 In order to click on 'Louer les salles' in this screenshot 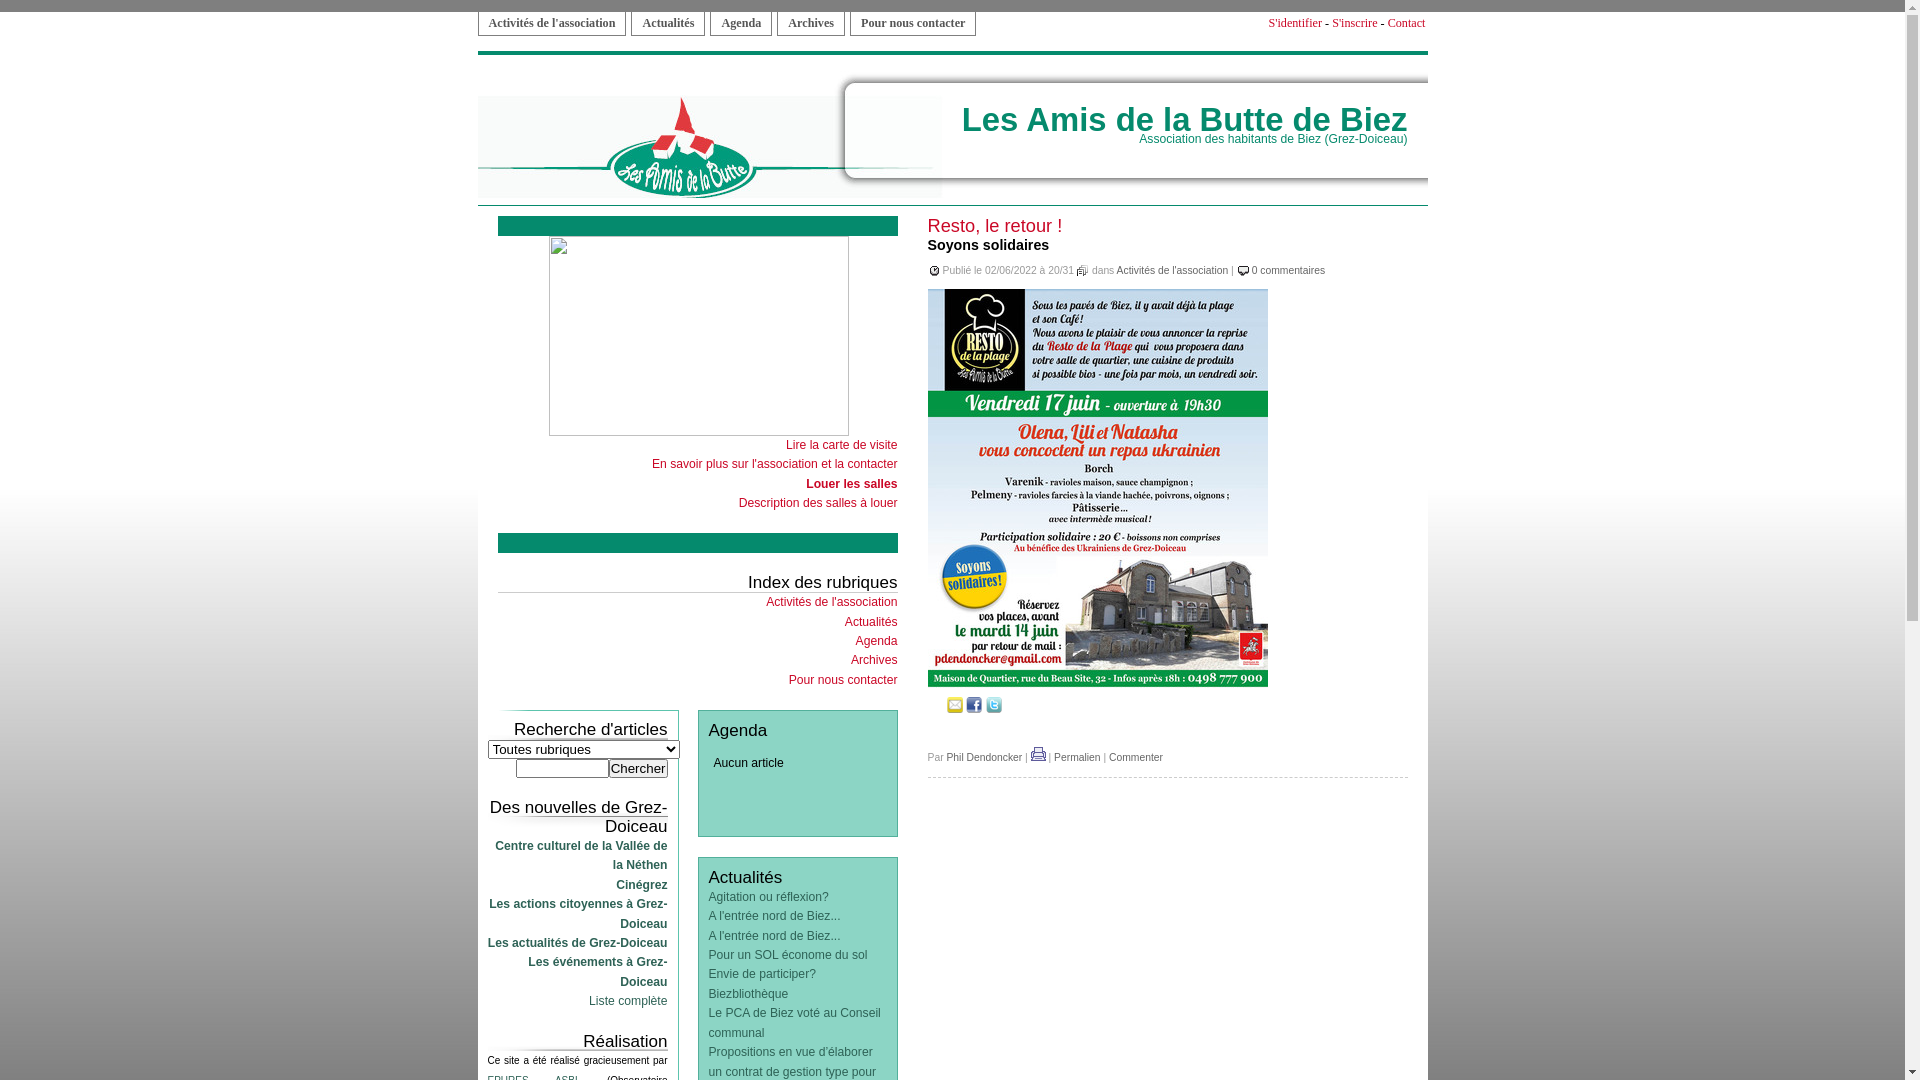, I will do `click(851, 483)`.